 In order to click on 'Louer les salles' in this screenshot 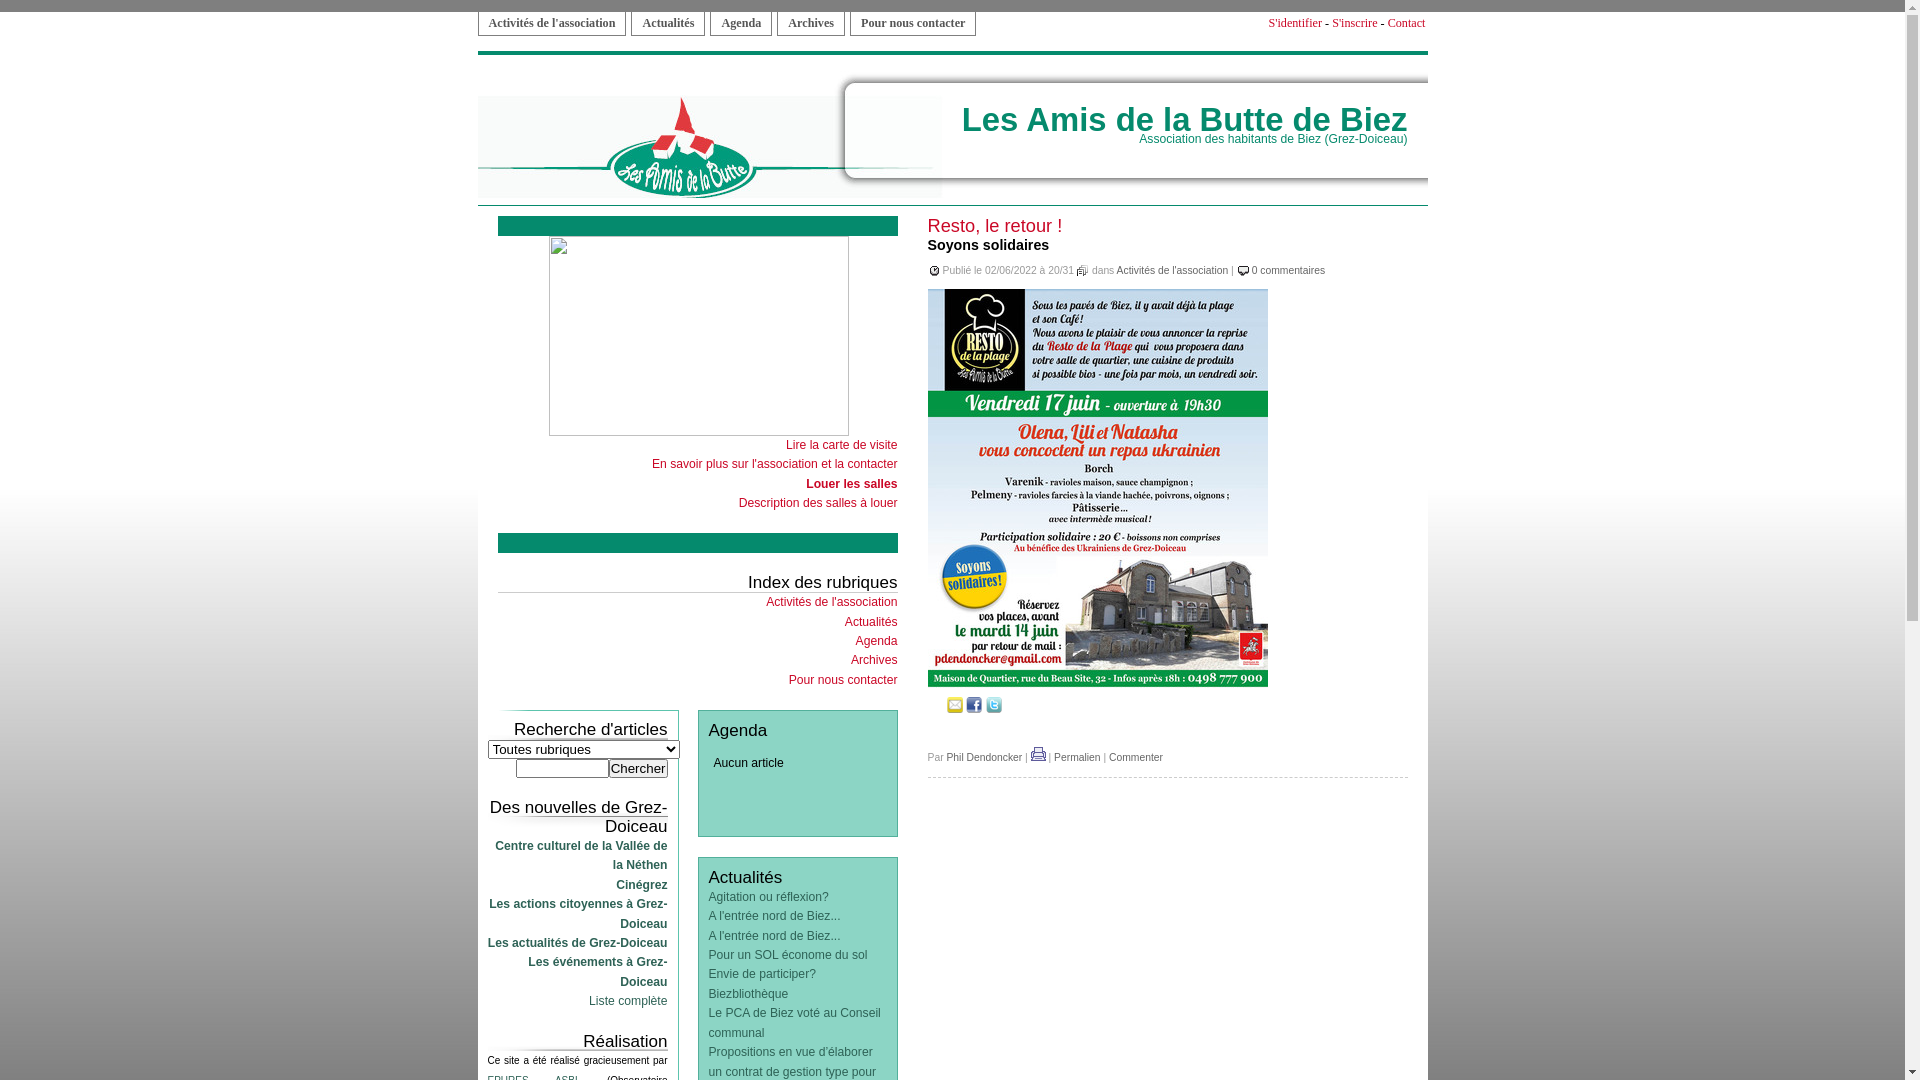, I will do `click(851, 483)`.